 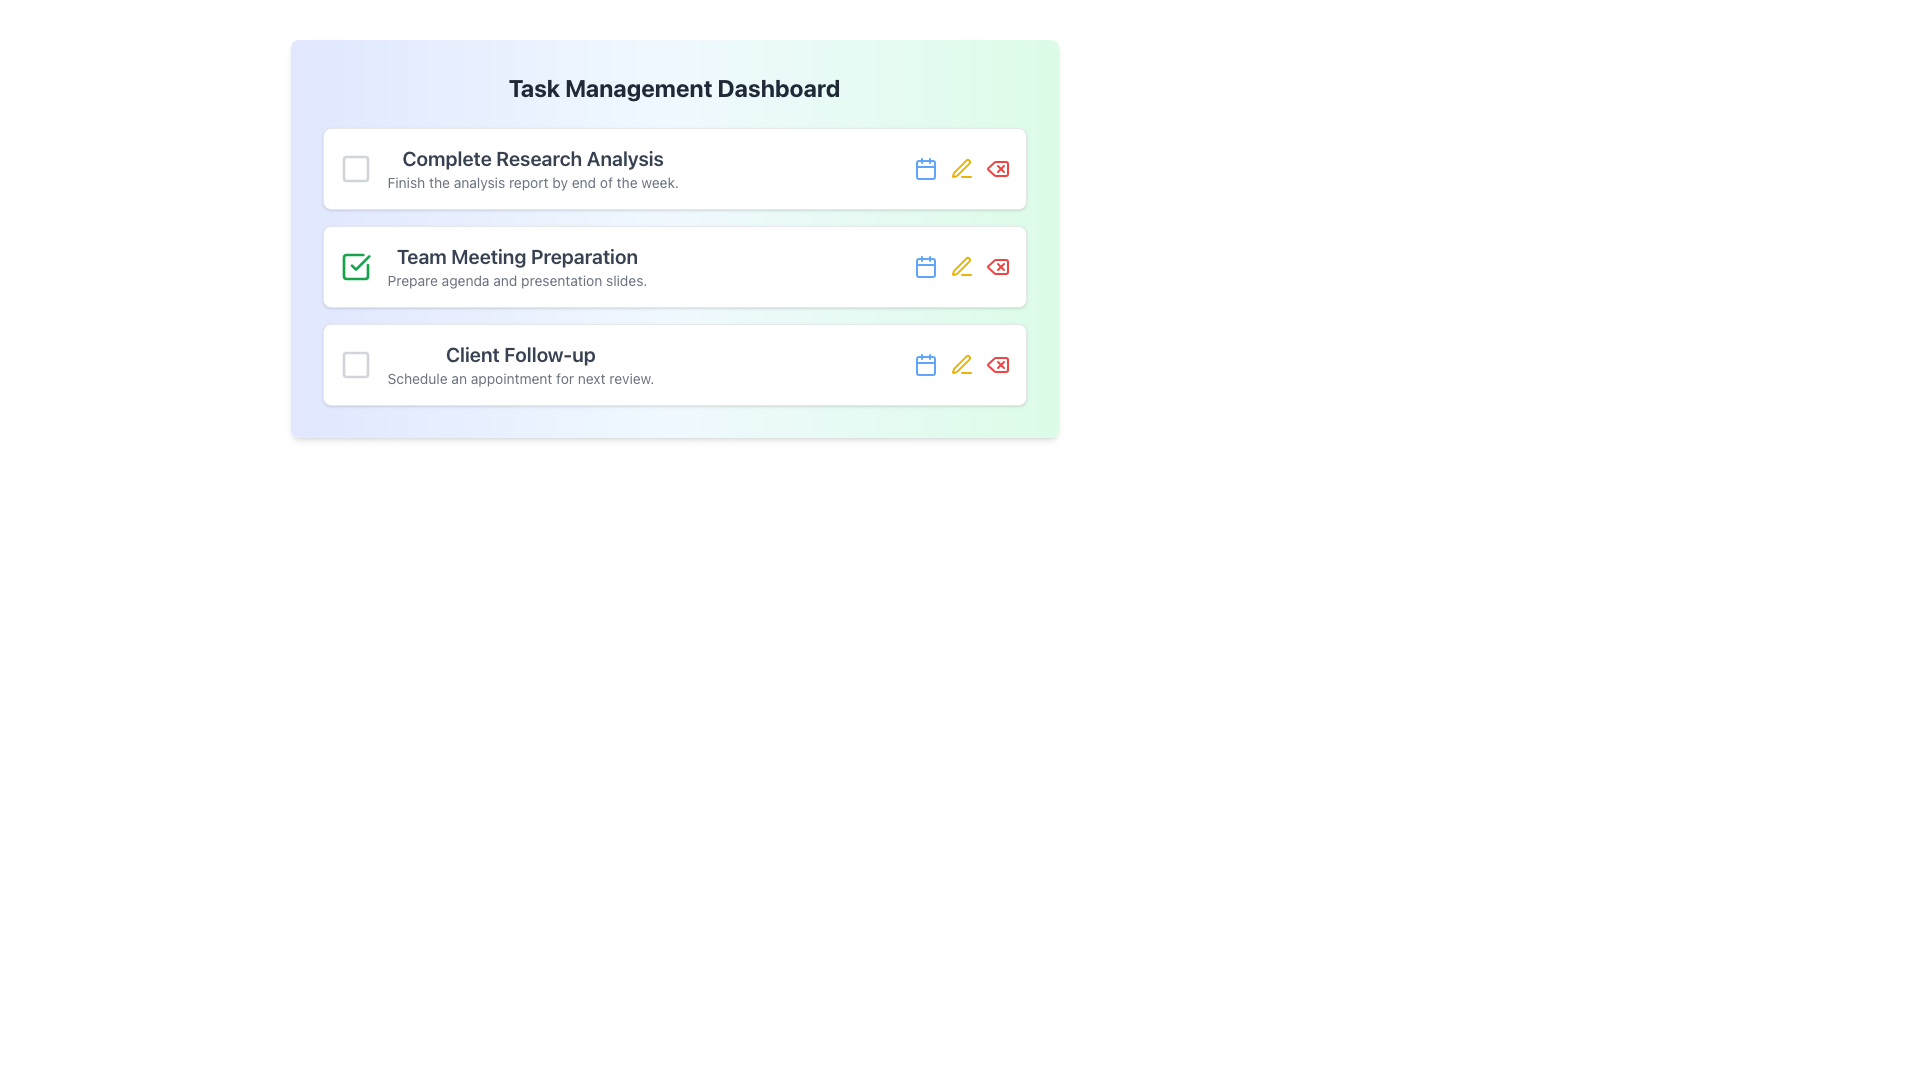 I want to click on the 'Complete Research Analysis' text block to access associated elements like the checkbox or action buttons, so click(x=509, y=168).